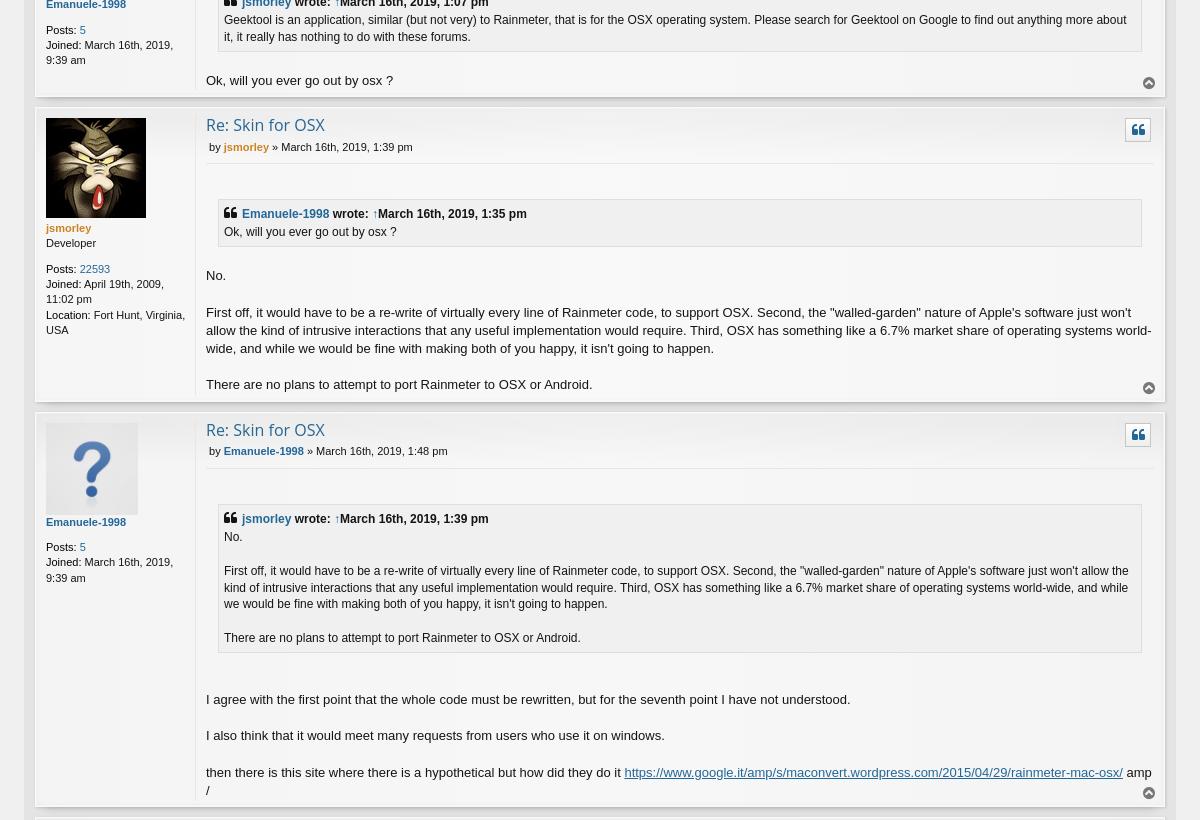 This screenshot has height=820, width=1200. I want to click on 'March 16th, 2019, 1:48 pm', so click(381, 450).